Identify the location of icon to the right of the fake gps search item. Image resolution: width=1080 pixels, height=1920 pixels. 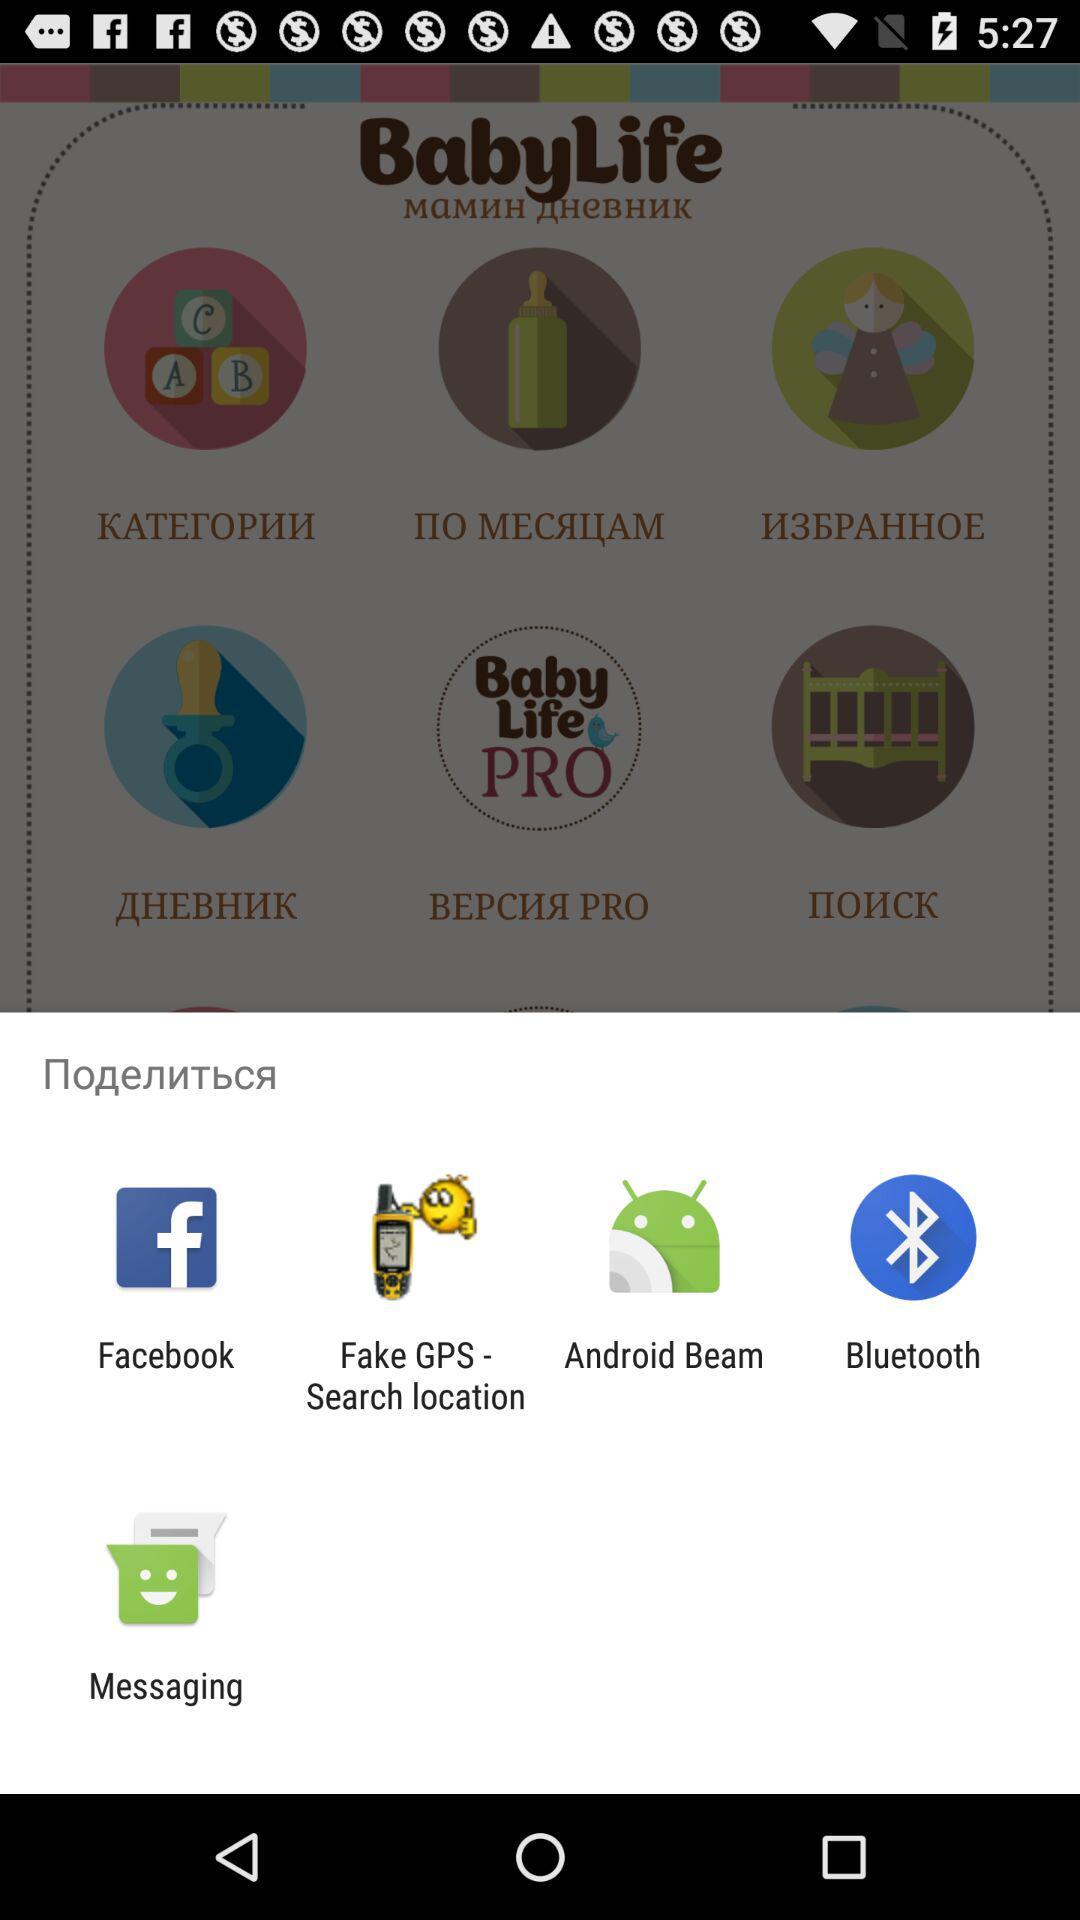
(664, 1374).